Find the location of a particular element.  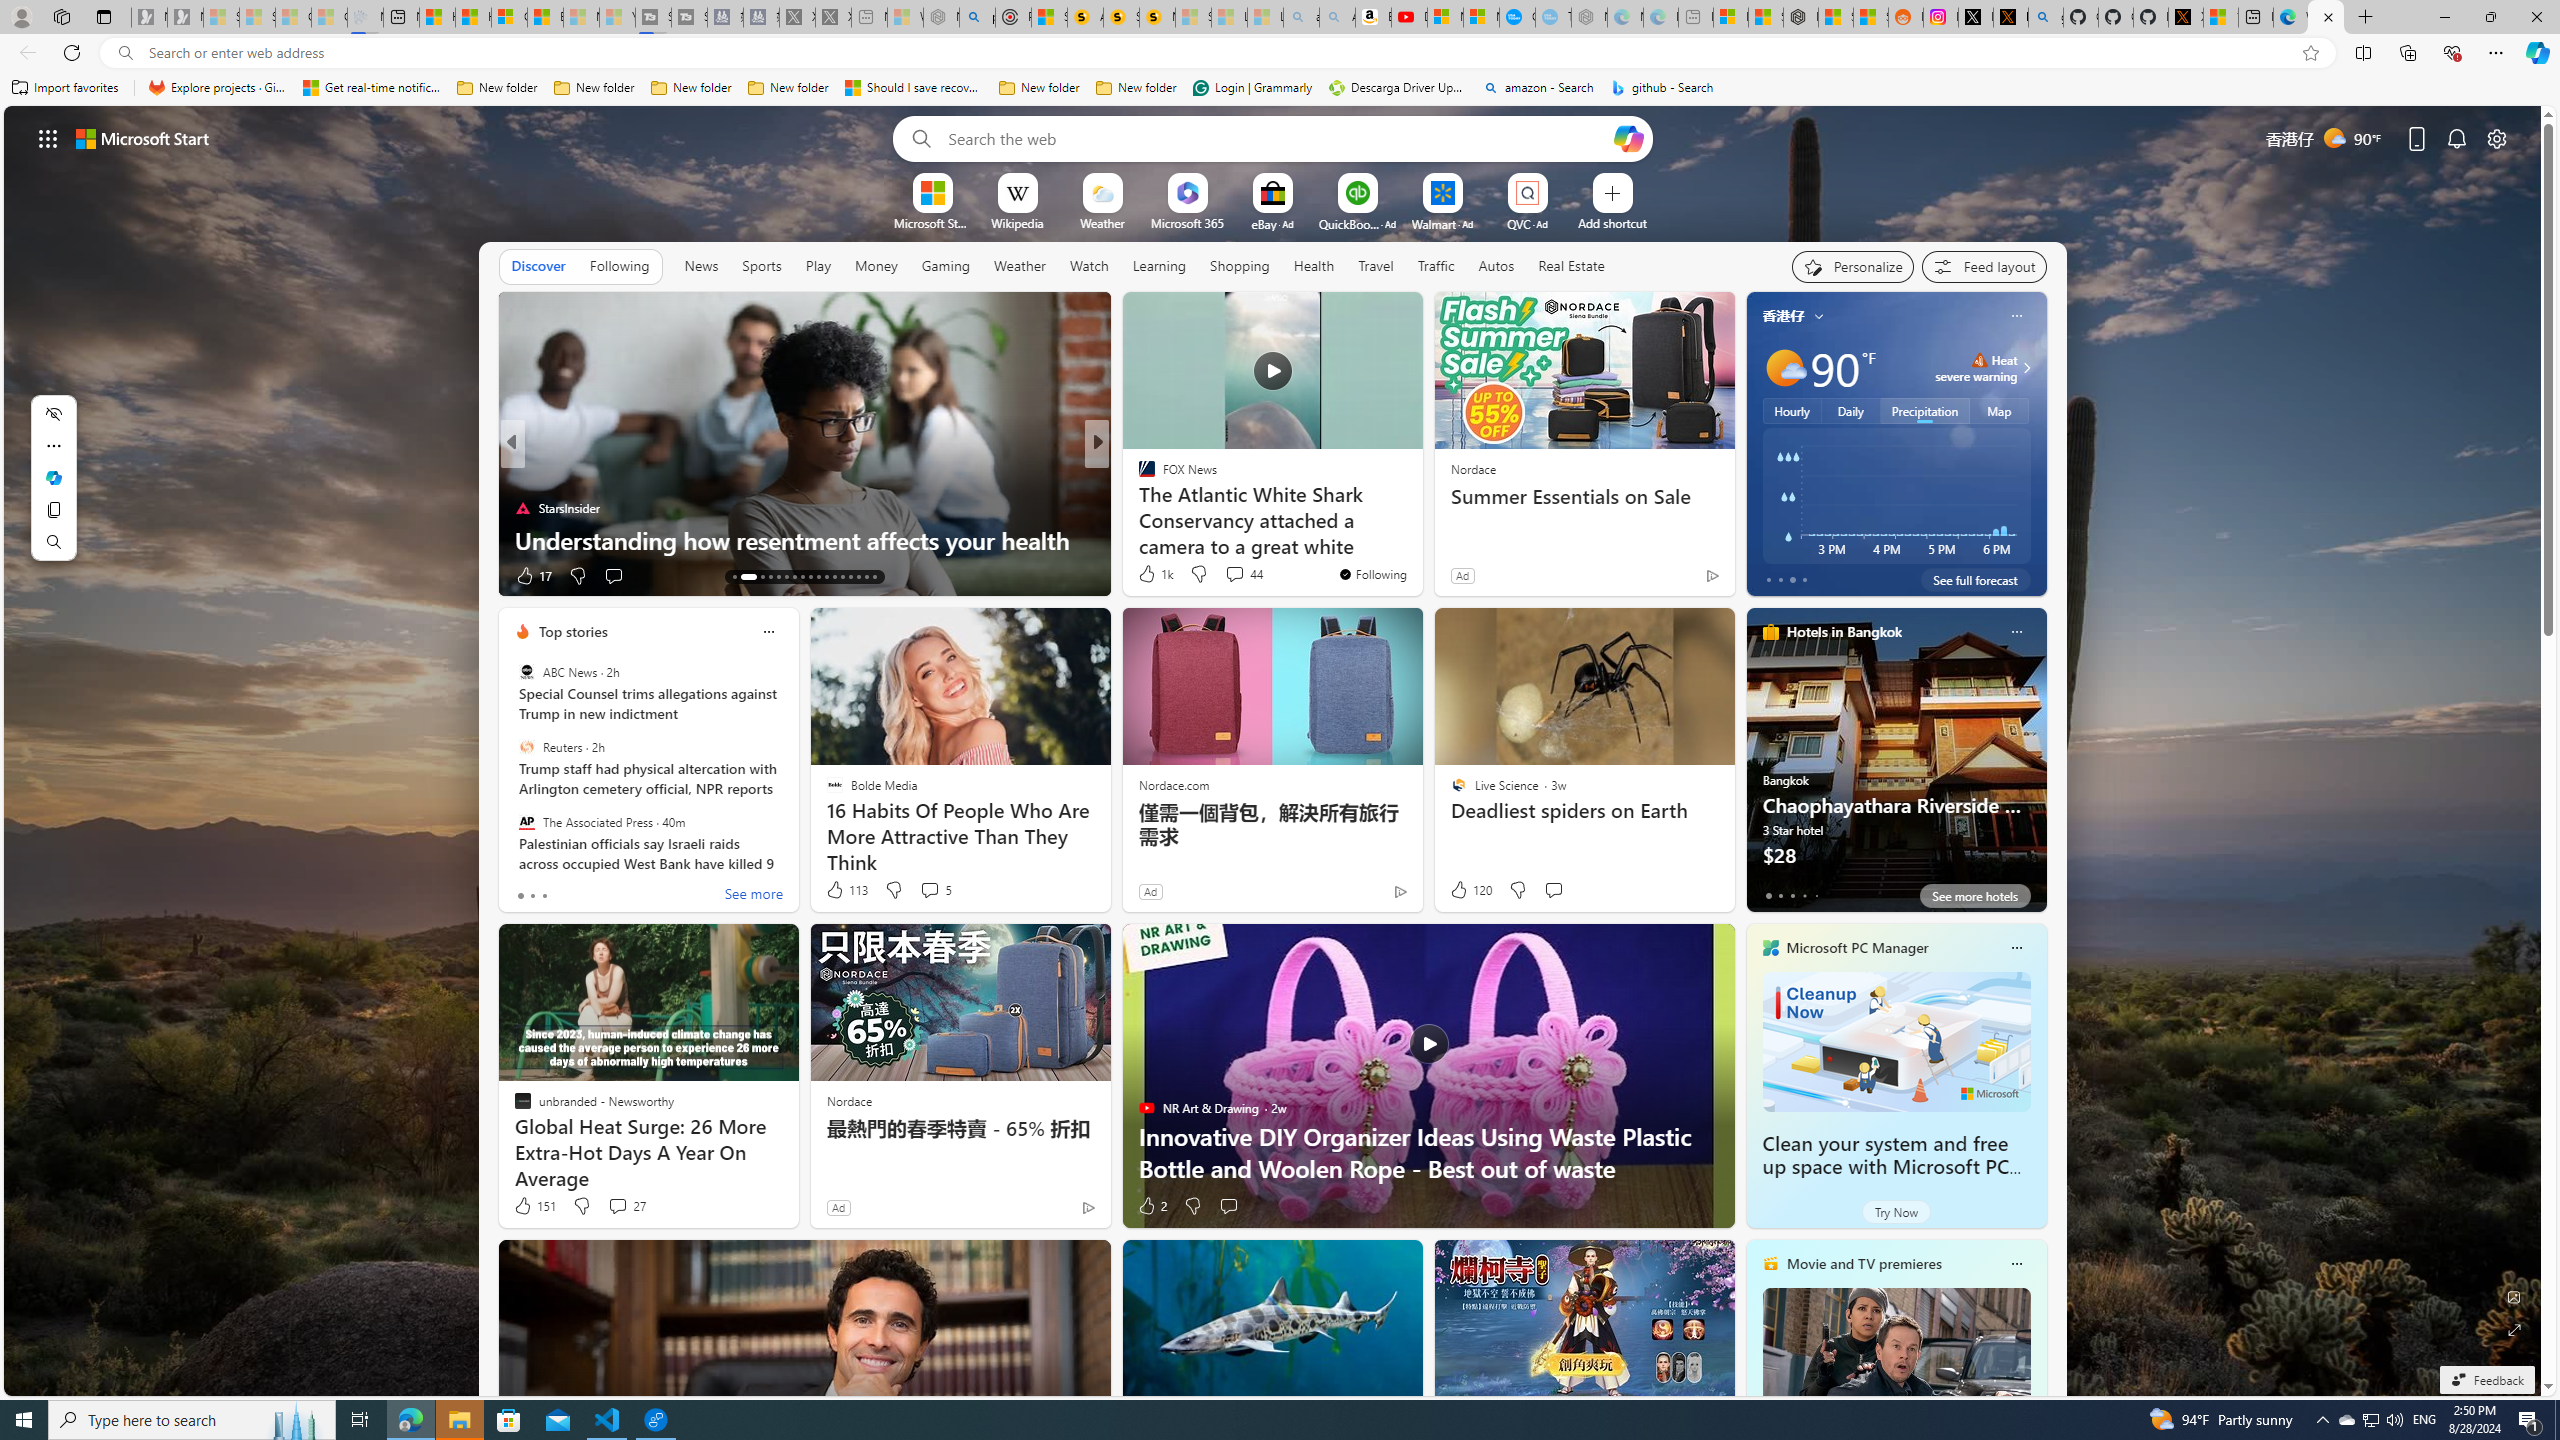

'Health' is located at coordinates (1312, 264).